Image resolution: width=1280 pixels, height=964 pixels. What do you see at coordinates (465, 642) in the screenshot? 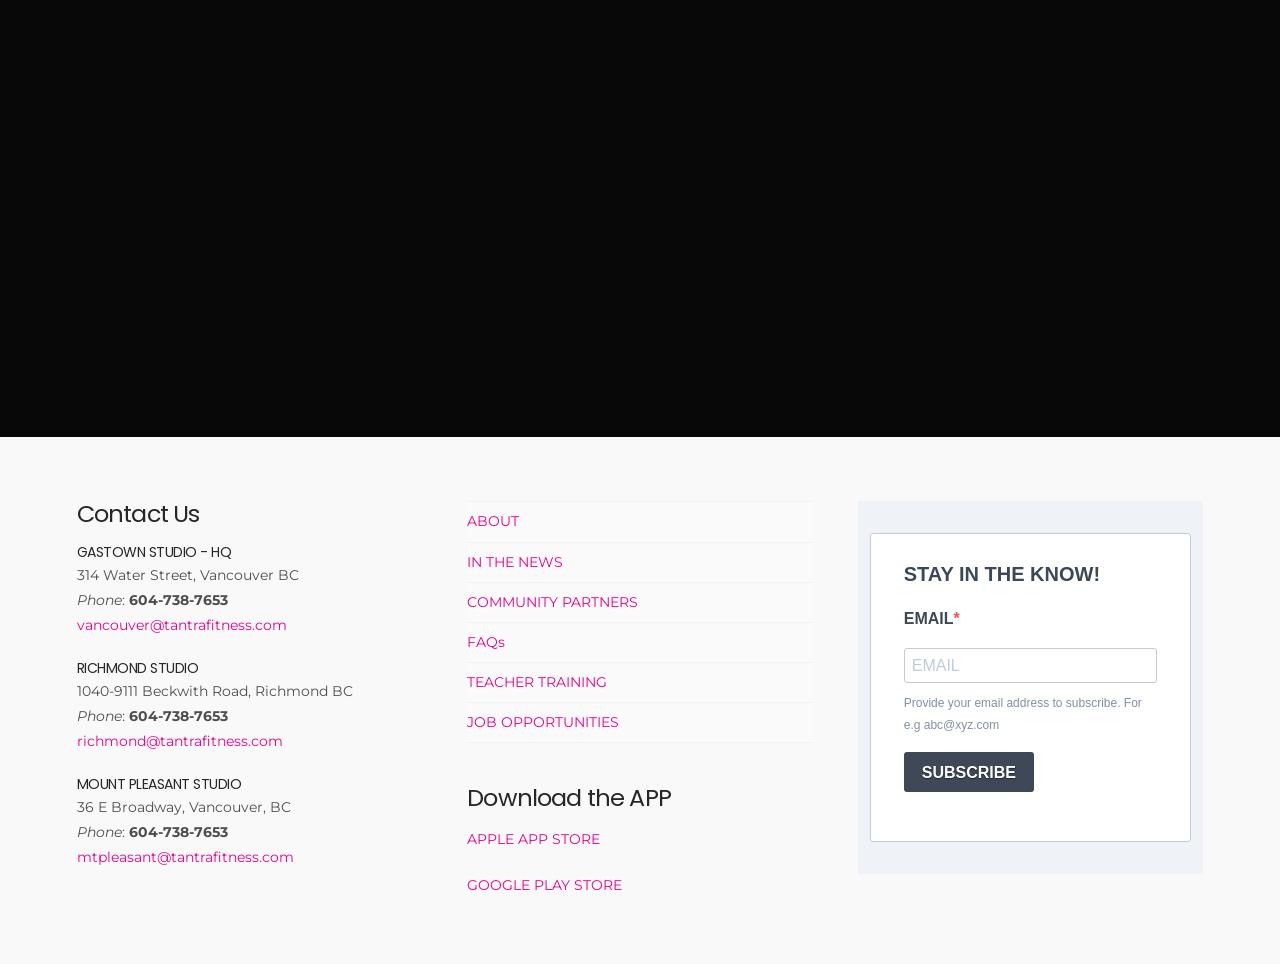
I see `'FAQs'` at bounding box center [465, 642].